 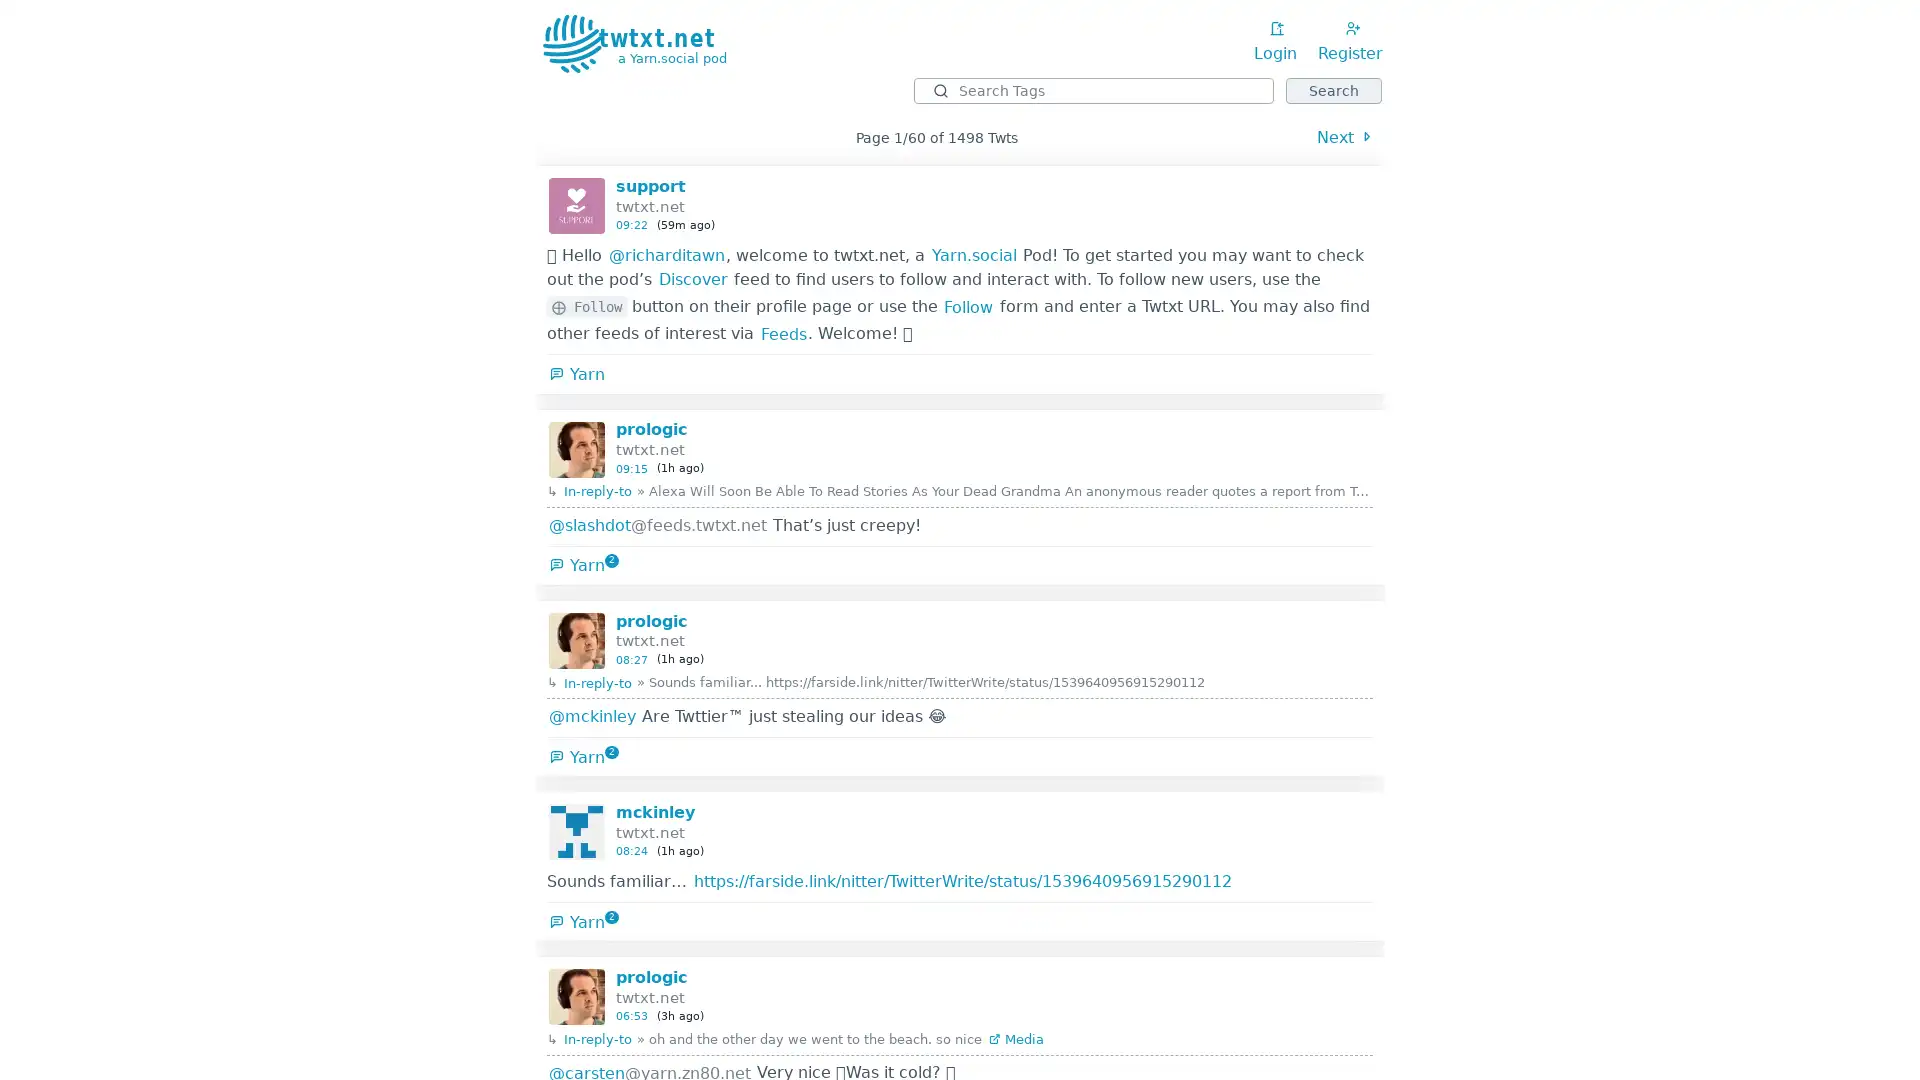 I want to click on Search, so click(x=1333, y=91).